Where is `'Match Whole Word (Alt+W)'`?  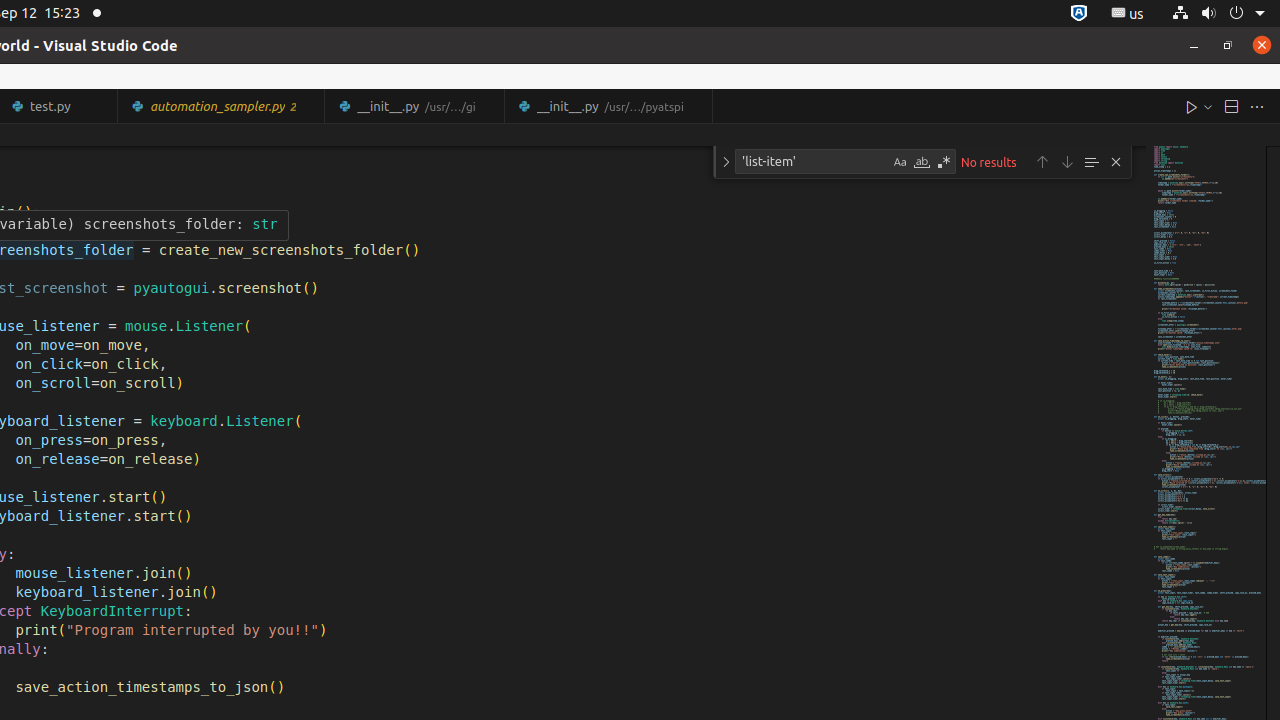 'Match Whole Word (Alt+W)' is located at coordinates (920, 161).